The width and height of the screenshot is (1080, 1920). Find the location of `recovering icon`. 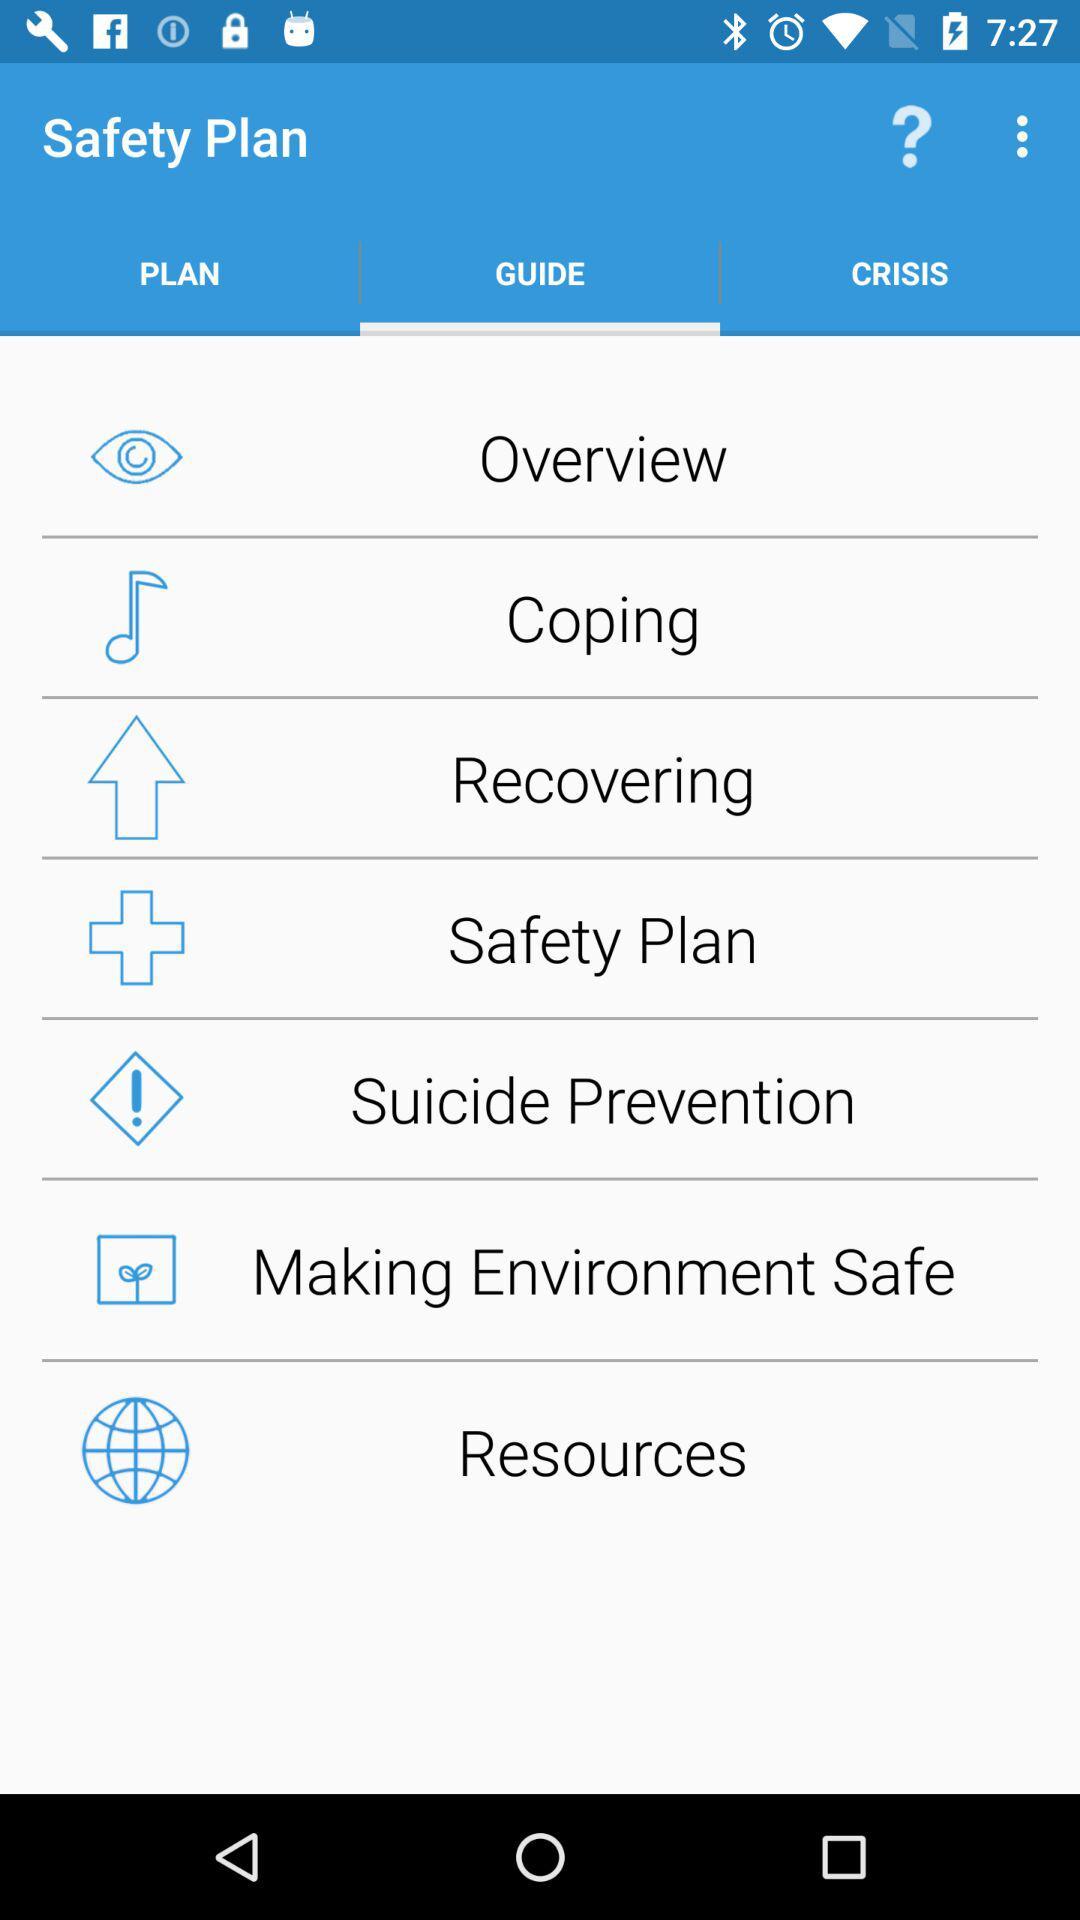

recovering icon is located at coordinates (540, 776).